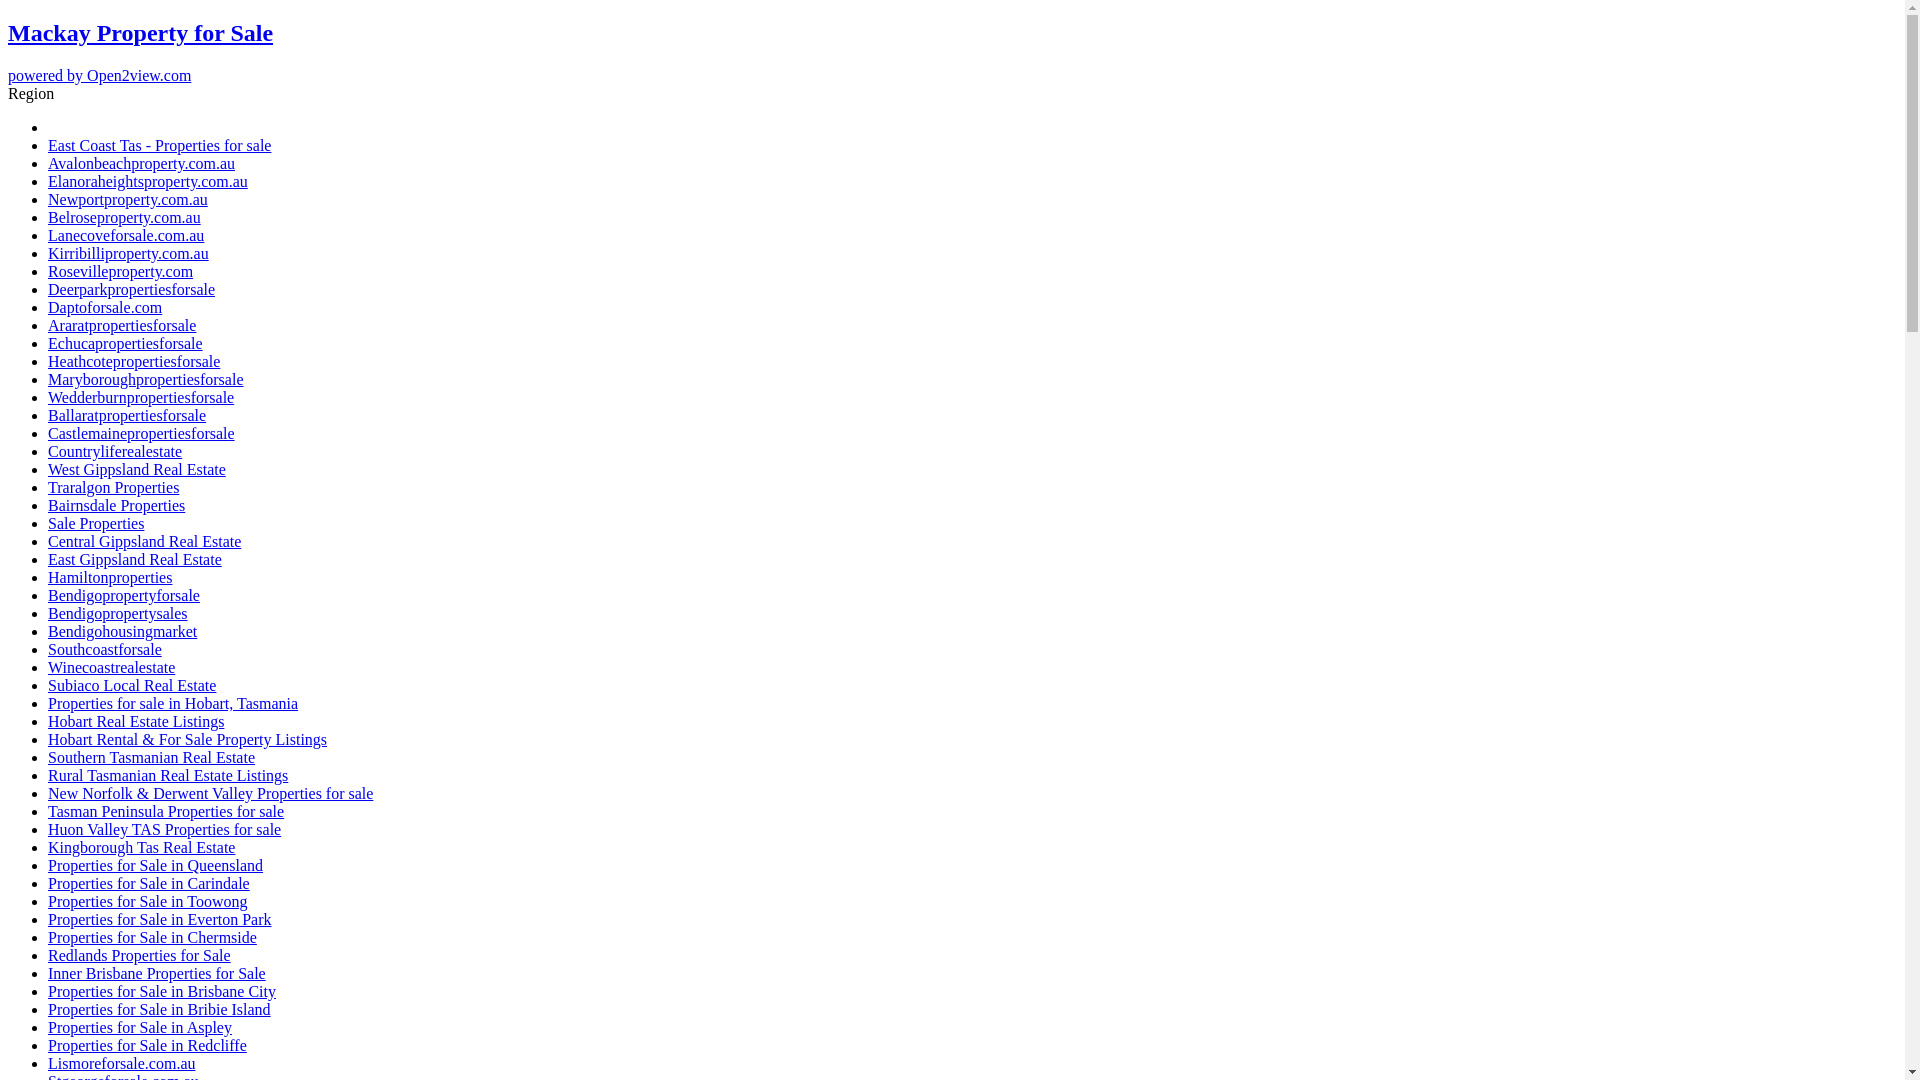  I want to click on 'Heathcotepropertiesforsale', so click(133, 361).